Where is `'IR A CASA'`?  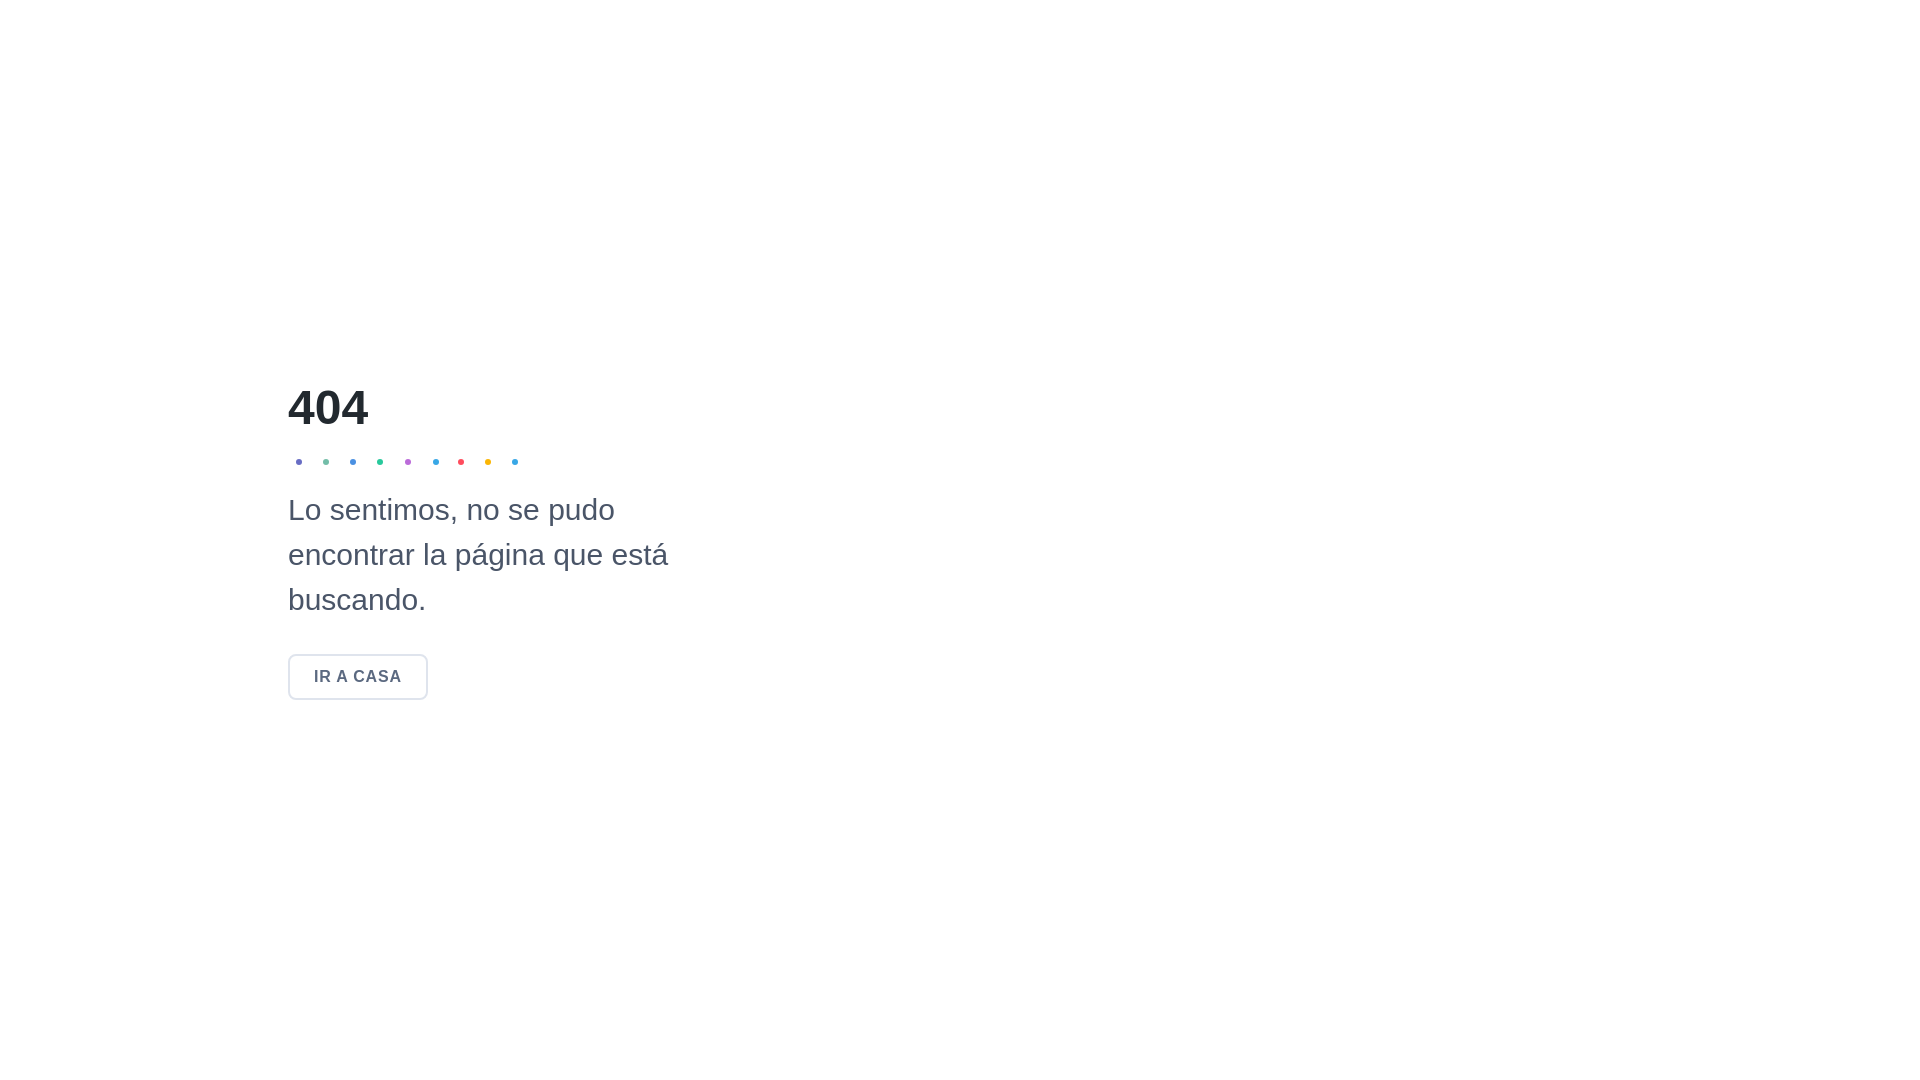
'IR A CASA' is located at coordinates (358, 675).